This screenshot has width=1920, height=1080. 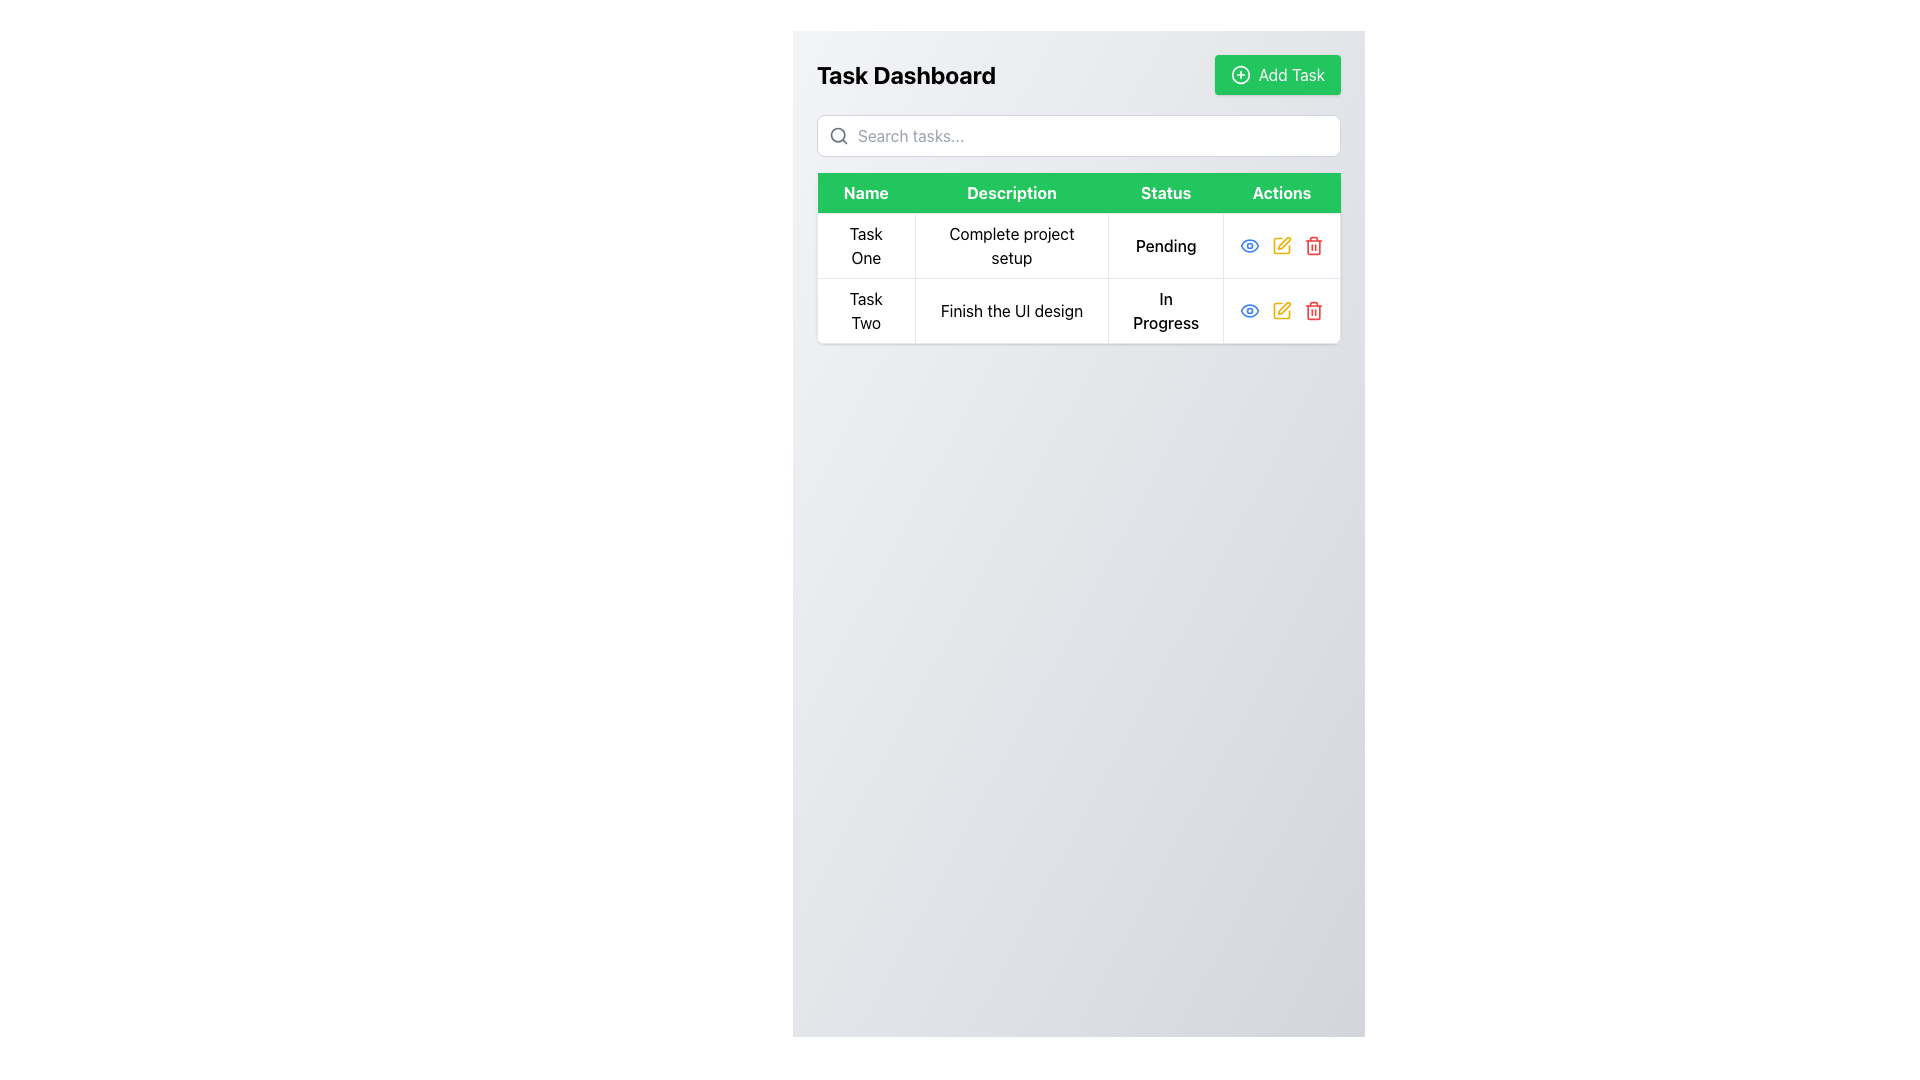 I want to click on the second row in the 'Task Dashboard' table, which is located between 'Task One' and the next row, so click(x=1078, y=311).